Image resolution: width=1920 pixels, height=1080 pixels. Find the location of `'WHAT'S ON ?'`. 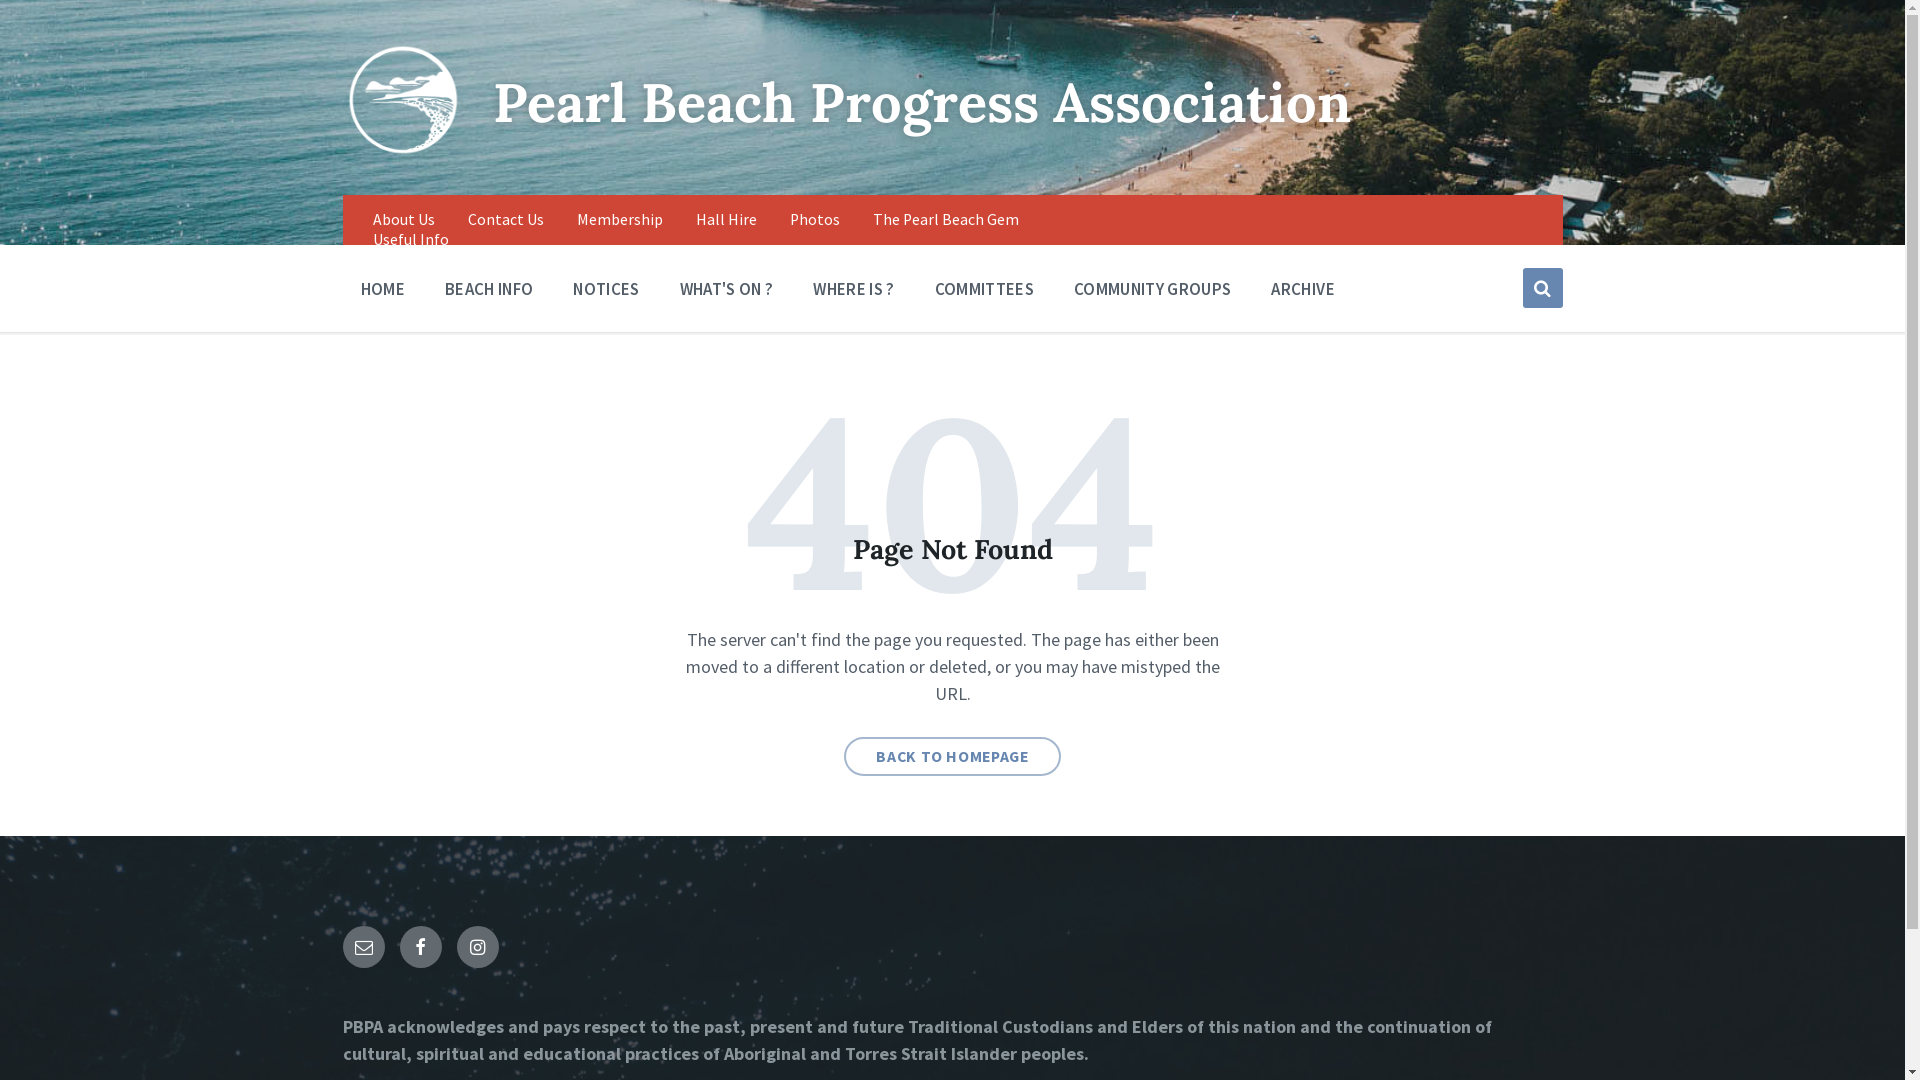

'WHAT'S ON ?' is located at coordinates (725, 286).